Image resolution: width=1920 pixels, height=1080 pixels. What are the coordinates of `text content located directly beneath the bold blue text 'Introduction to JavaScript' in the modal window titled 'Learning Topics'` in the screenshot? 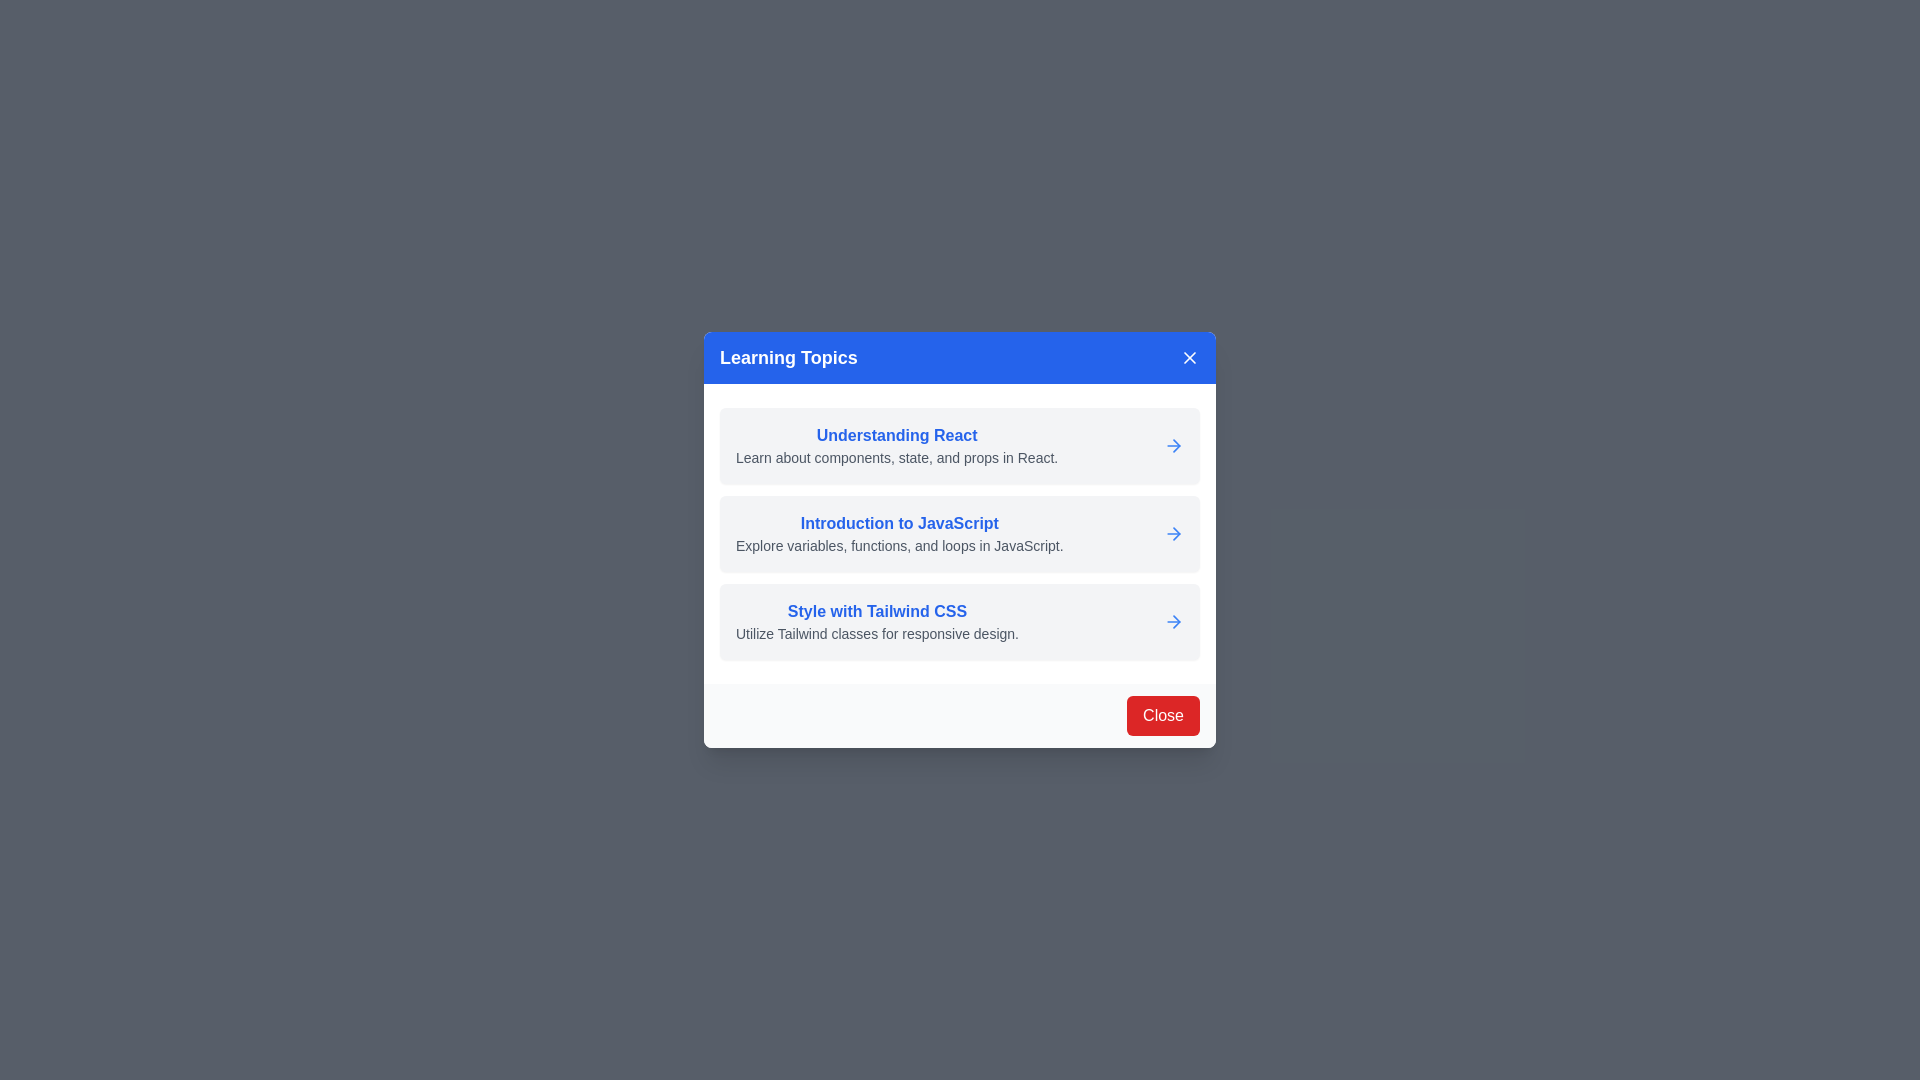 It's located at (898, 546).